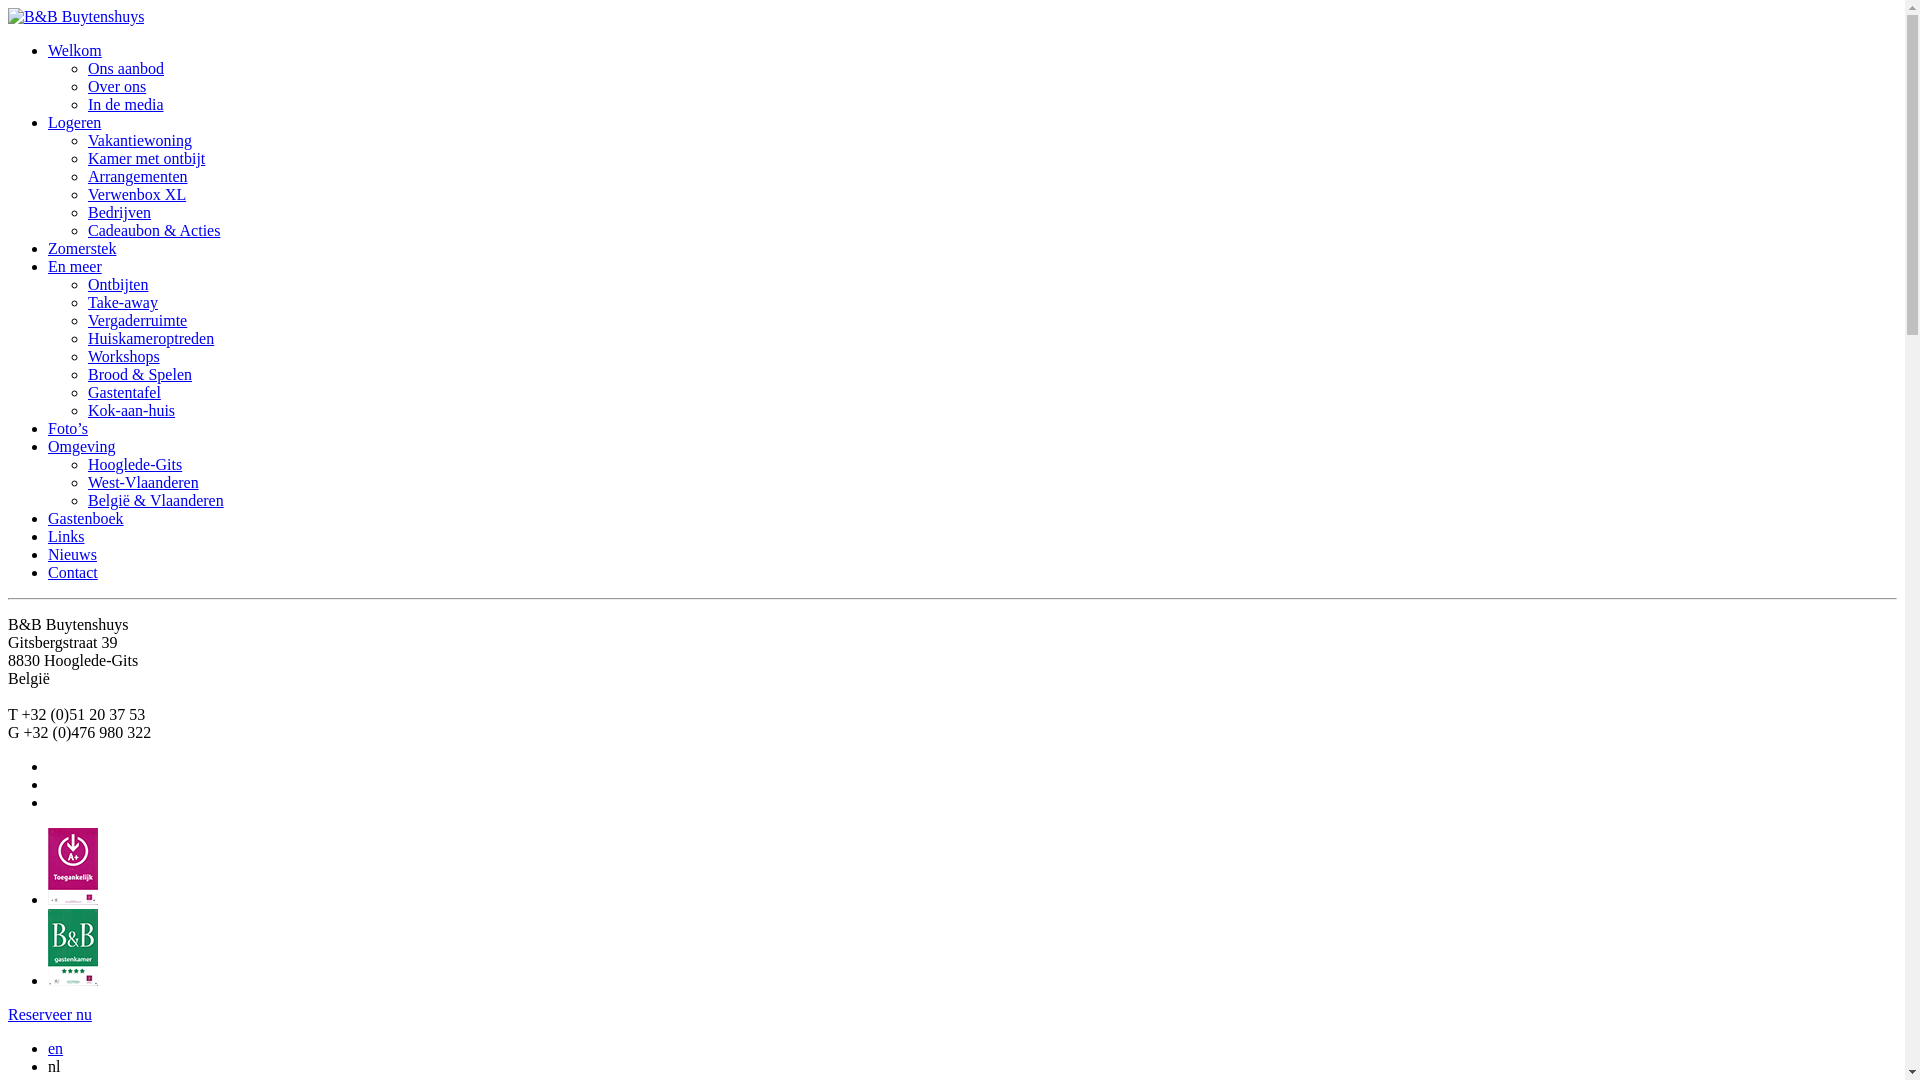 The width and height of the screenshot is (1920, 1080). What do you see at coordinates (86, 104) in the screenshot?
I see `'In de media'` at bounding box center [86, 104].